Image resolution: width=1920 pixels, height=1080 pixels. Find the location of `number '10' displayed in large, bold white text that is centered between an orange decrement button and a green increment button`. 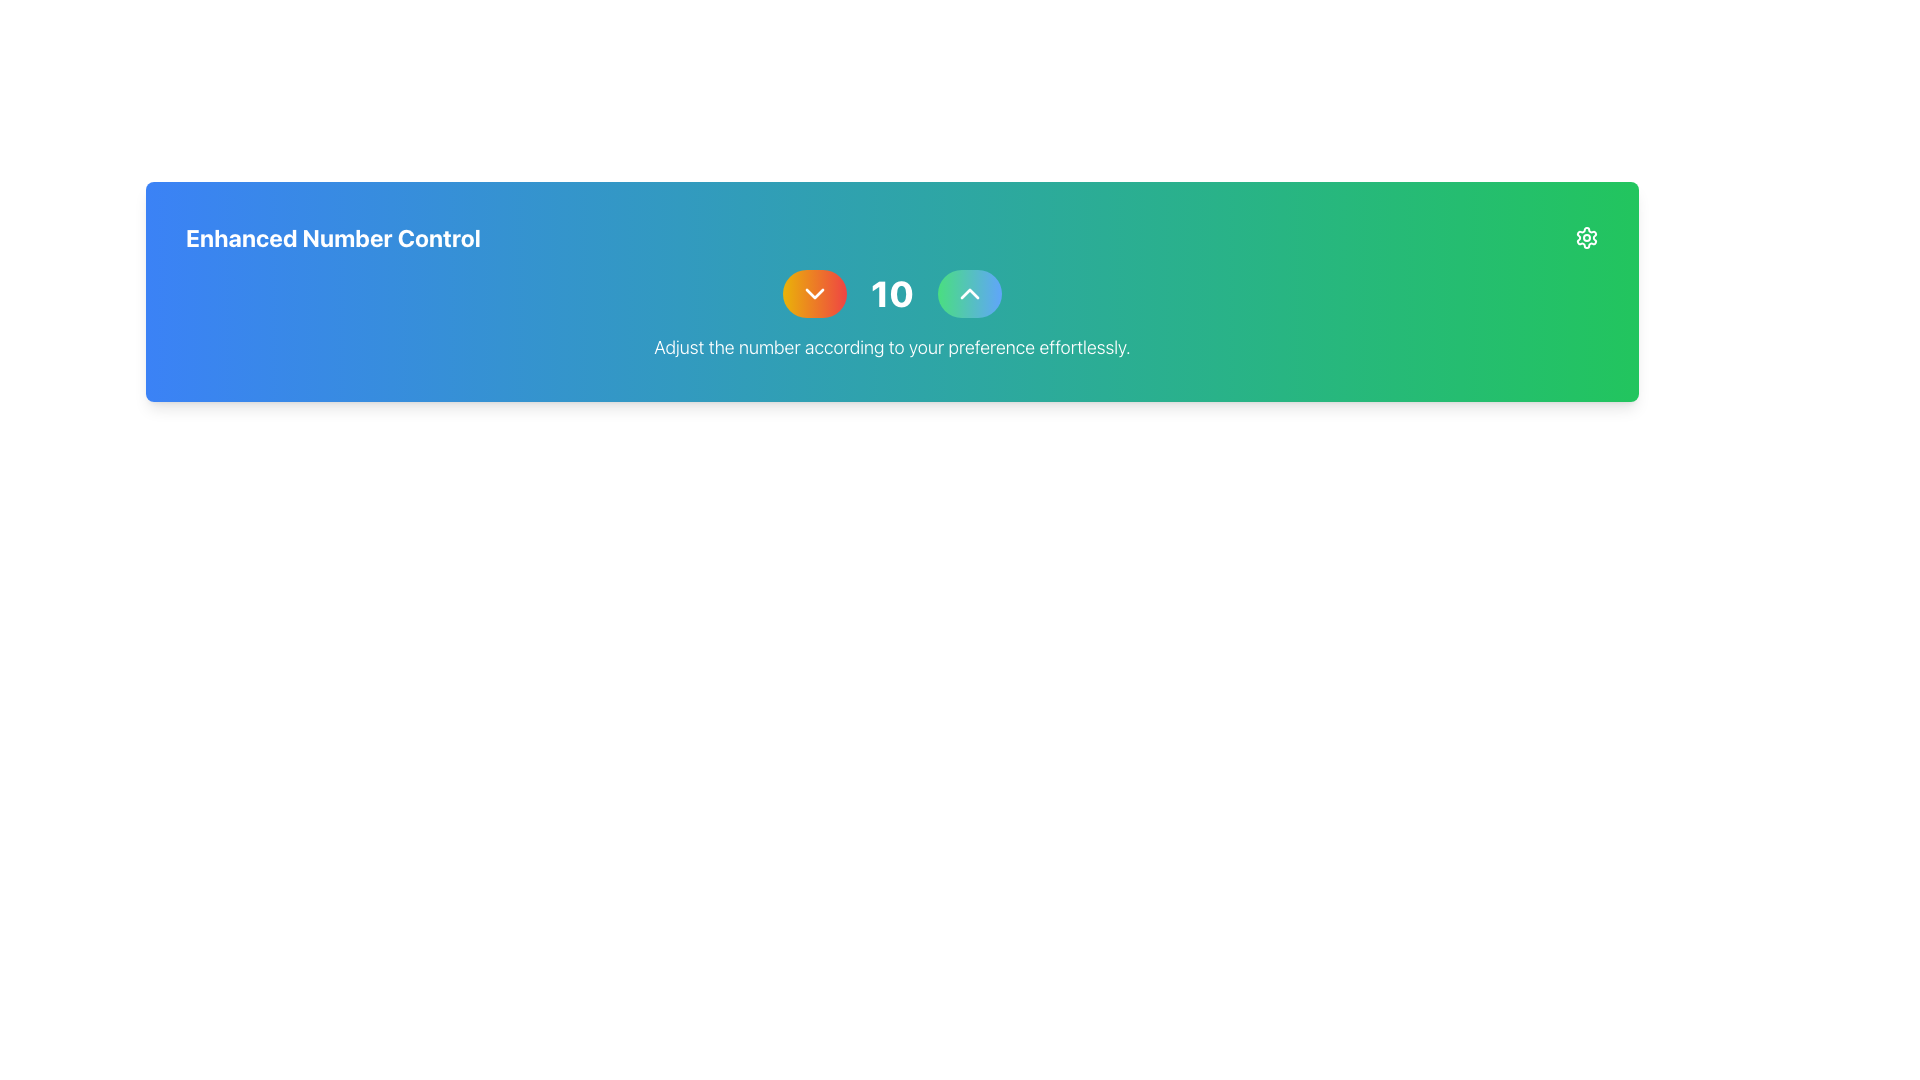

number '10' displayed in large, bold white text that is centered between an orange decrement button and a green increment button is located at coordinates (891, 293).